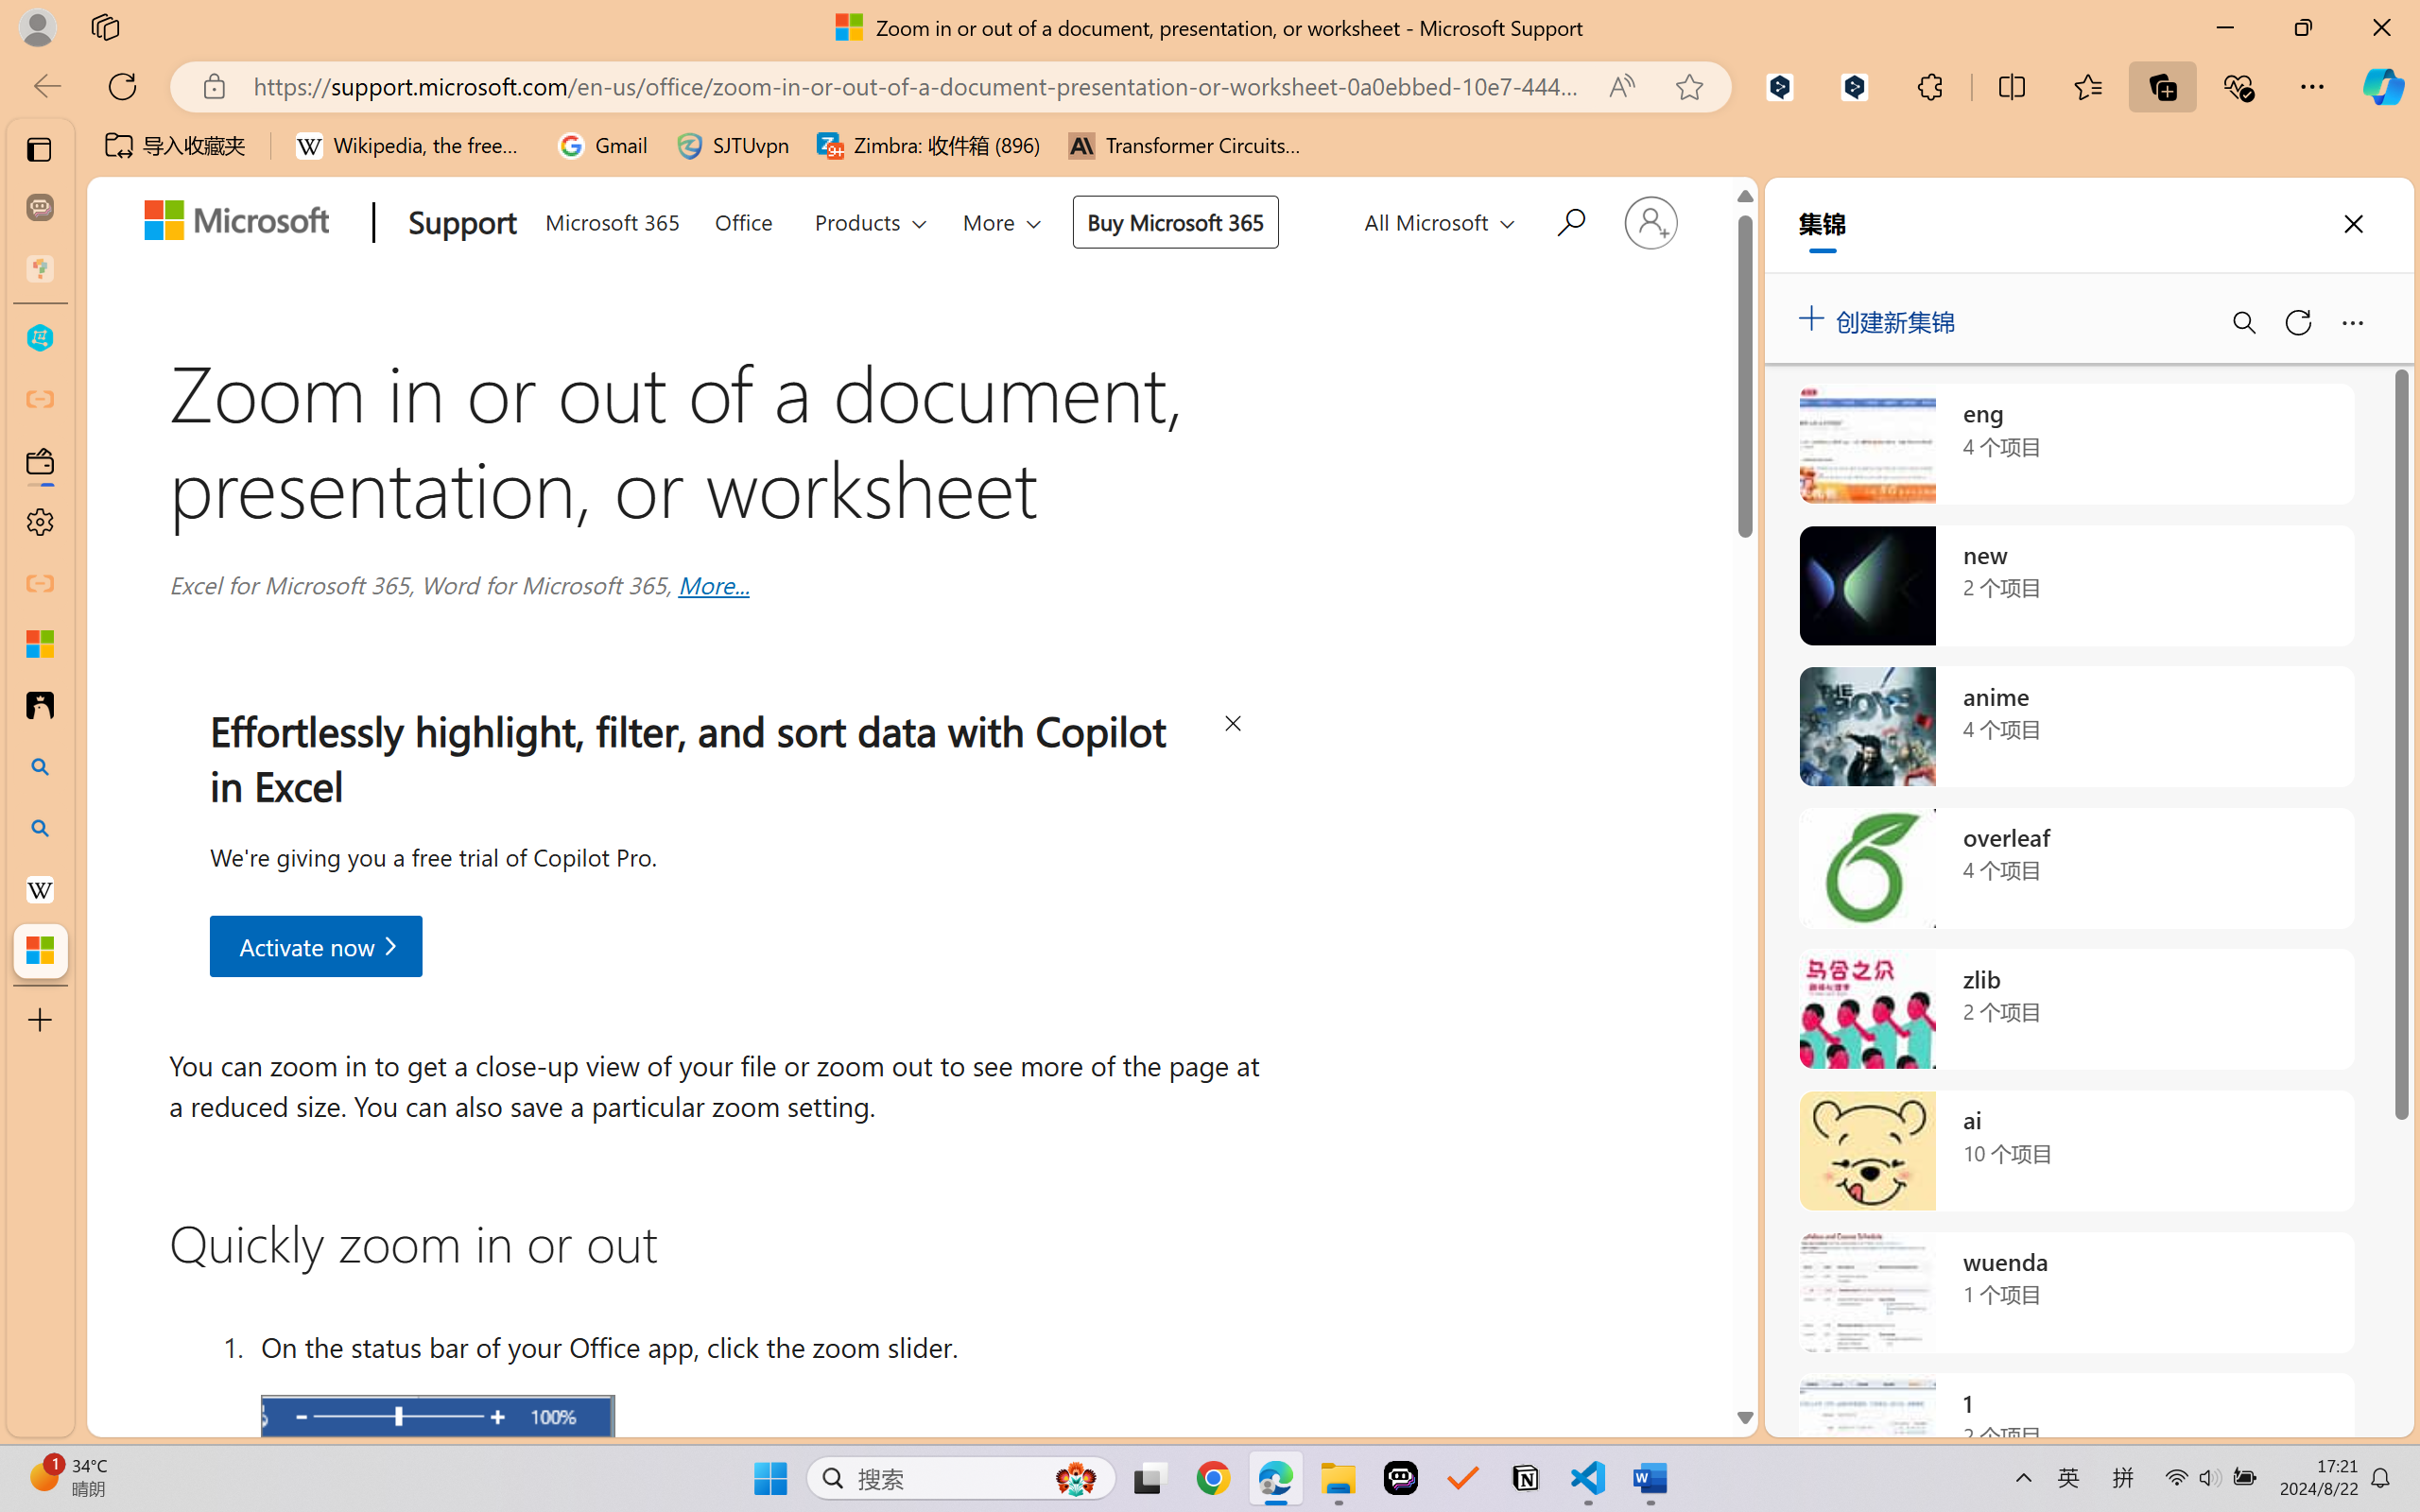 This screenshot has height=1512, width=2420. What do you see at coordinates (601, 145) in the screenshot?
I see `'Gmail'` at bounding box center [601, 145].